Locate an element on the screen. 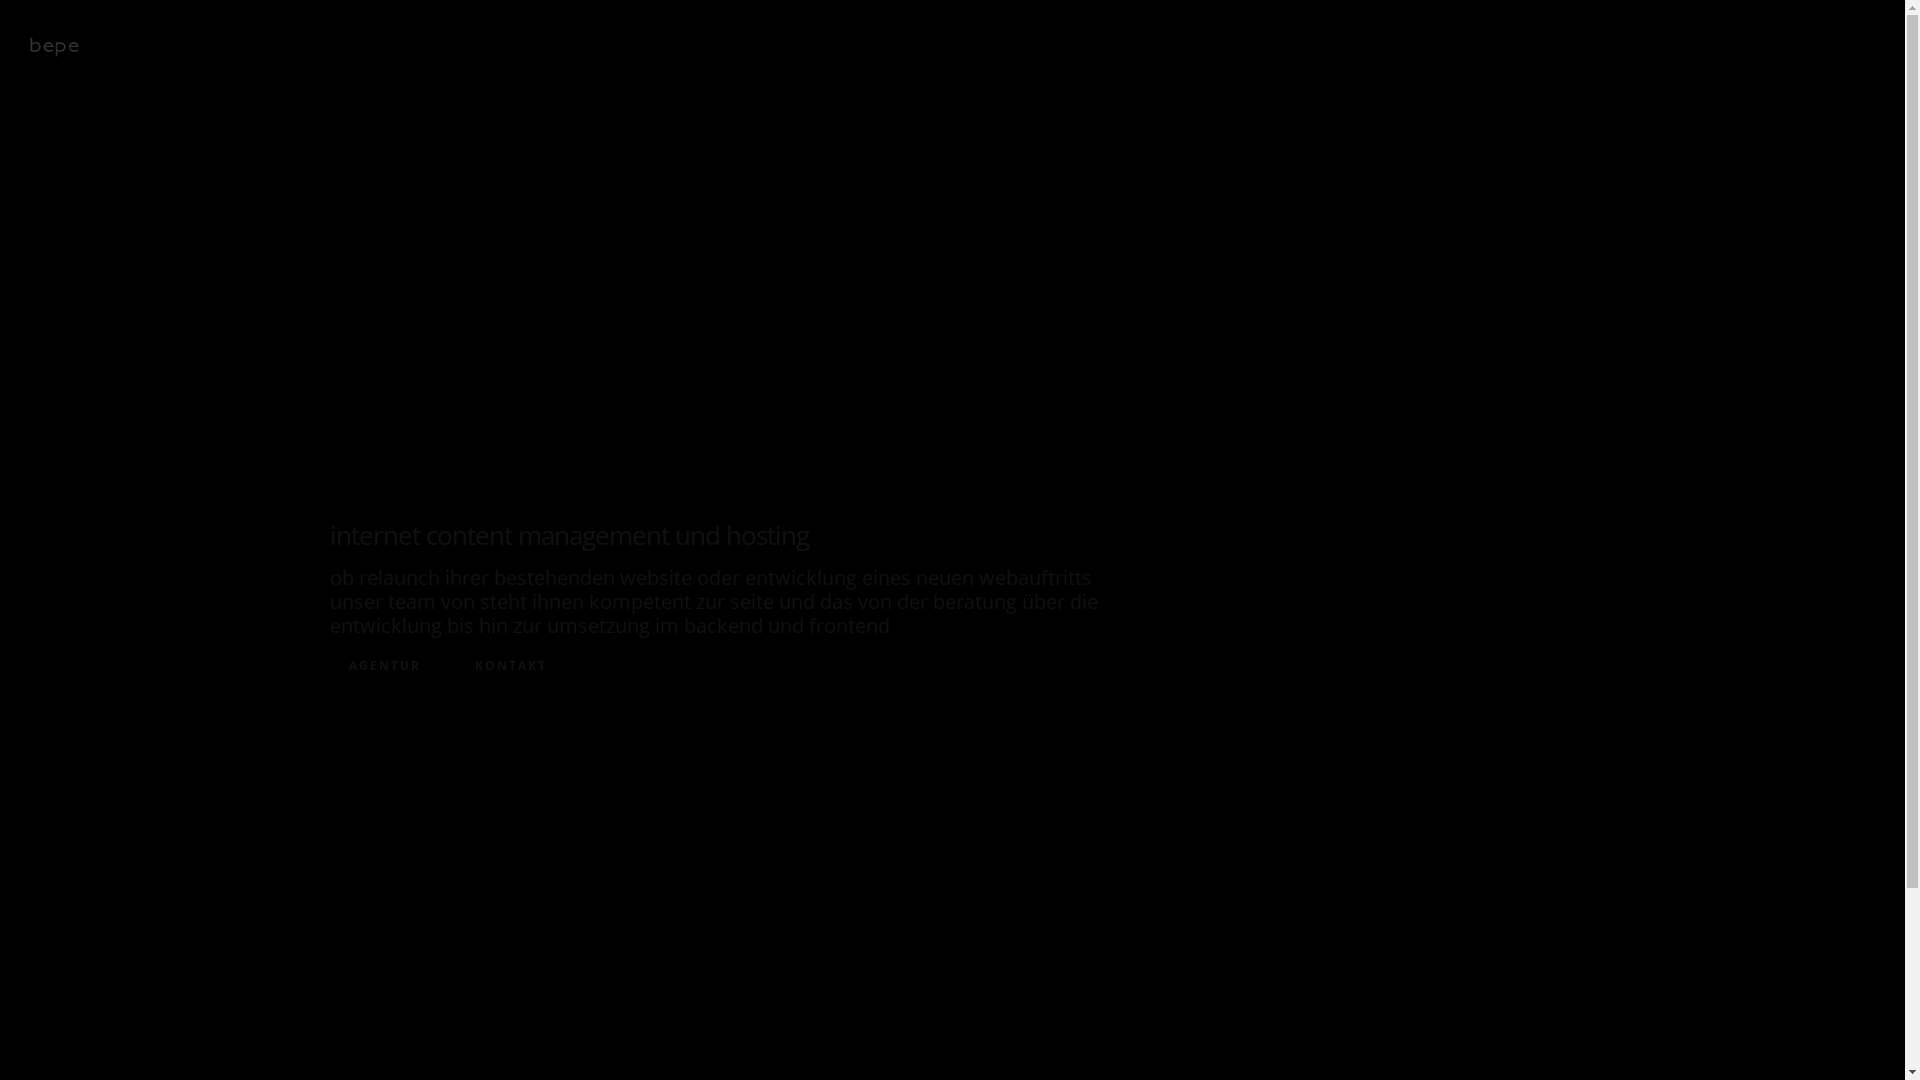 This screenshot has width=1920, height=1080. 'KONTAKT' is located at coordinates (510, 665).